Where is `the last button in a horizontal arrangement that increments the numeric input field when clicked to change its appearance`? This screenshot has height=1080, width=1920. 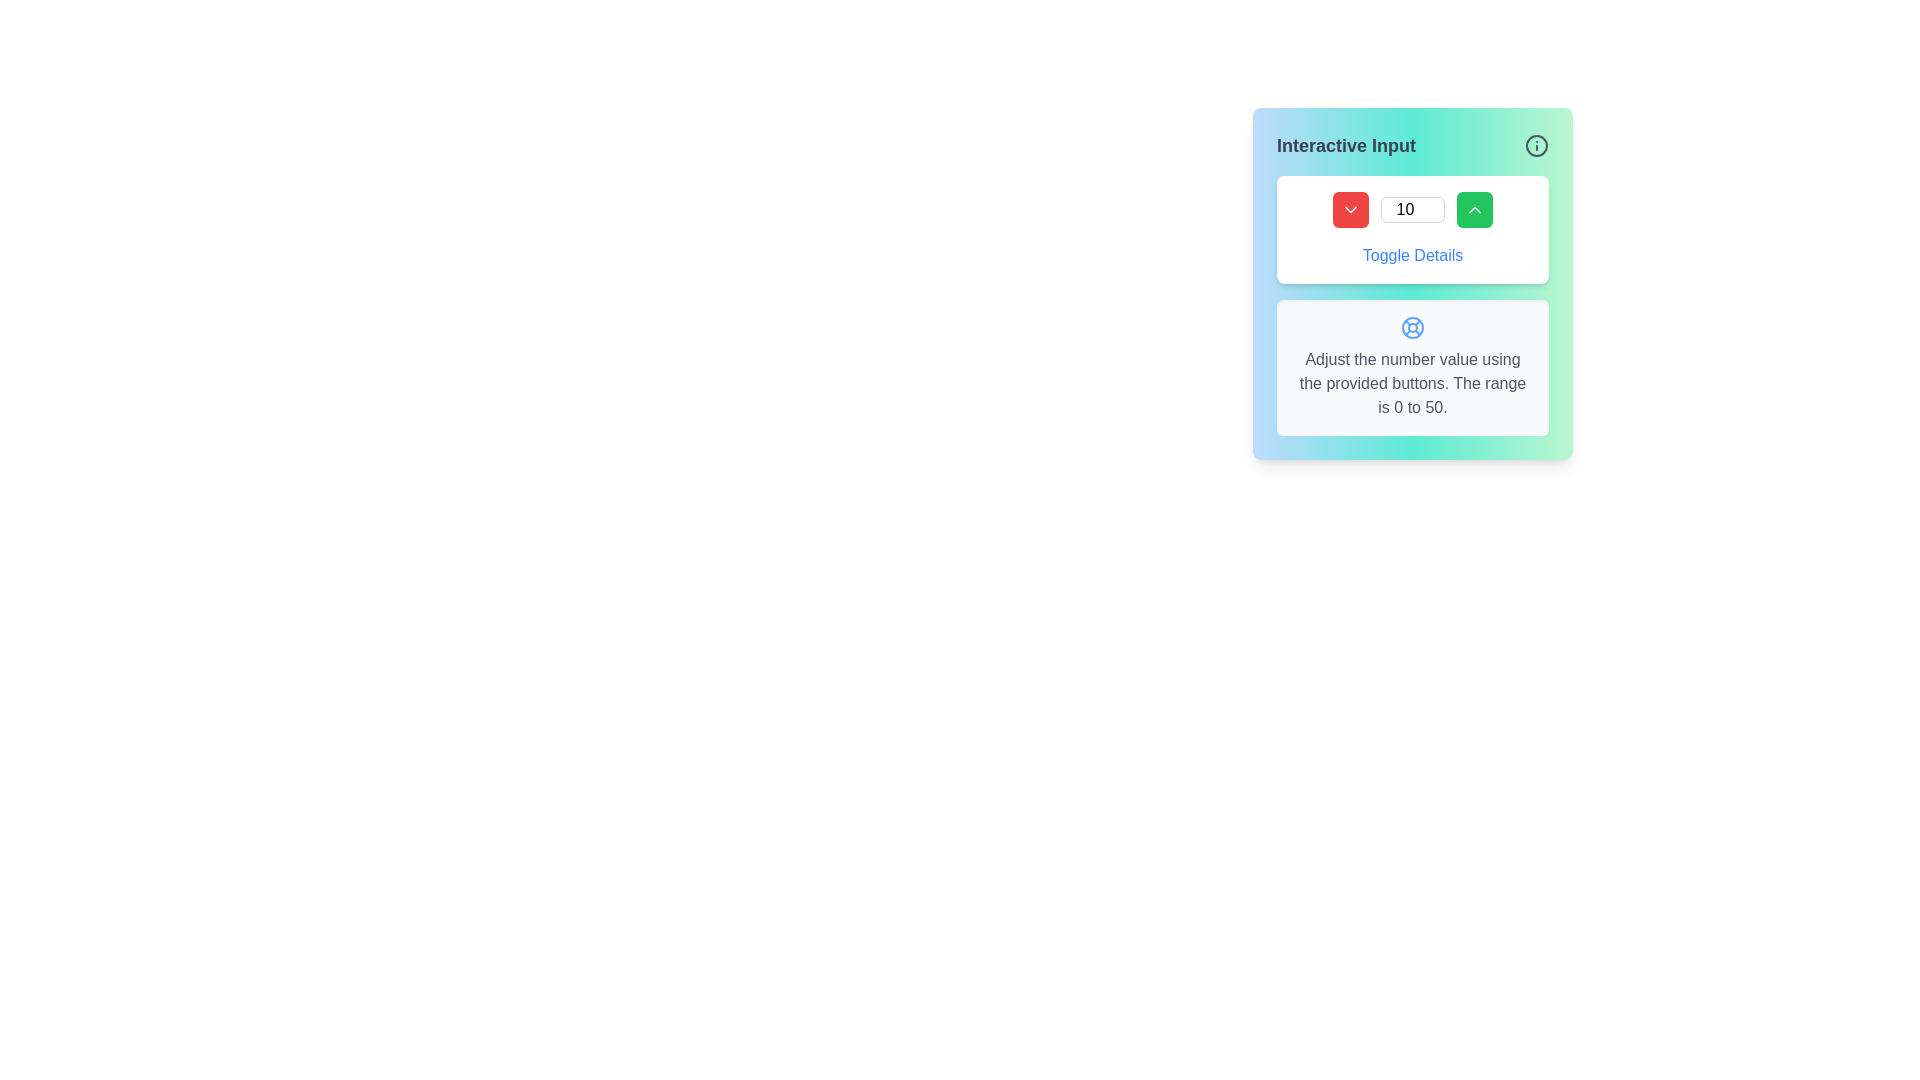
the last button in a horizontal arrangement that increments the numeric input field when clicked to change its appearance is located at coordinates (1474, 209).